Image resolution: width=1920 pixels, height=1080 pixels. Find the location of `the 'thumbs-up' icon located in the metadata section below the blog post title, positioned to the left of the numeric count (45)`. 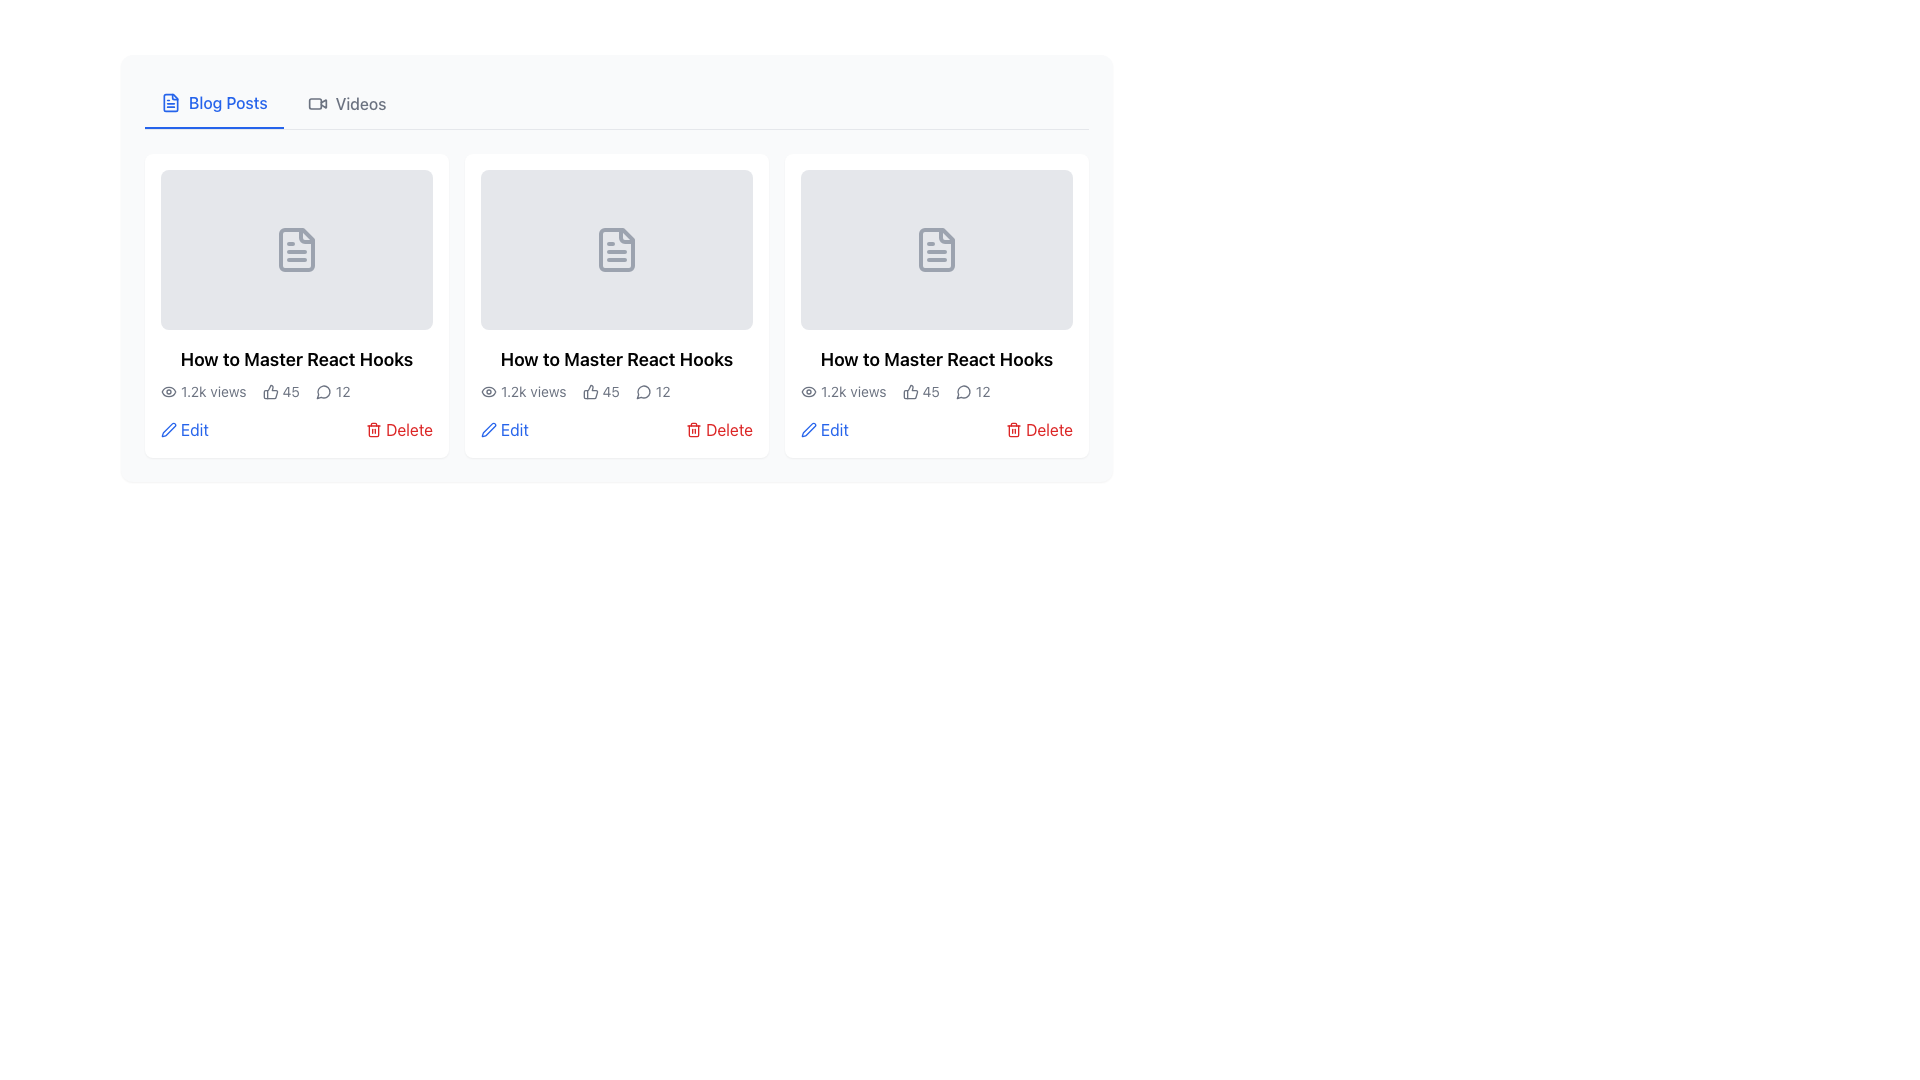

the 'thumbs-up' icon located in the metadata section below the blog post title, positioned to the left of the numeric count (45) is located at coordinates (909, 392).